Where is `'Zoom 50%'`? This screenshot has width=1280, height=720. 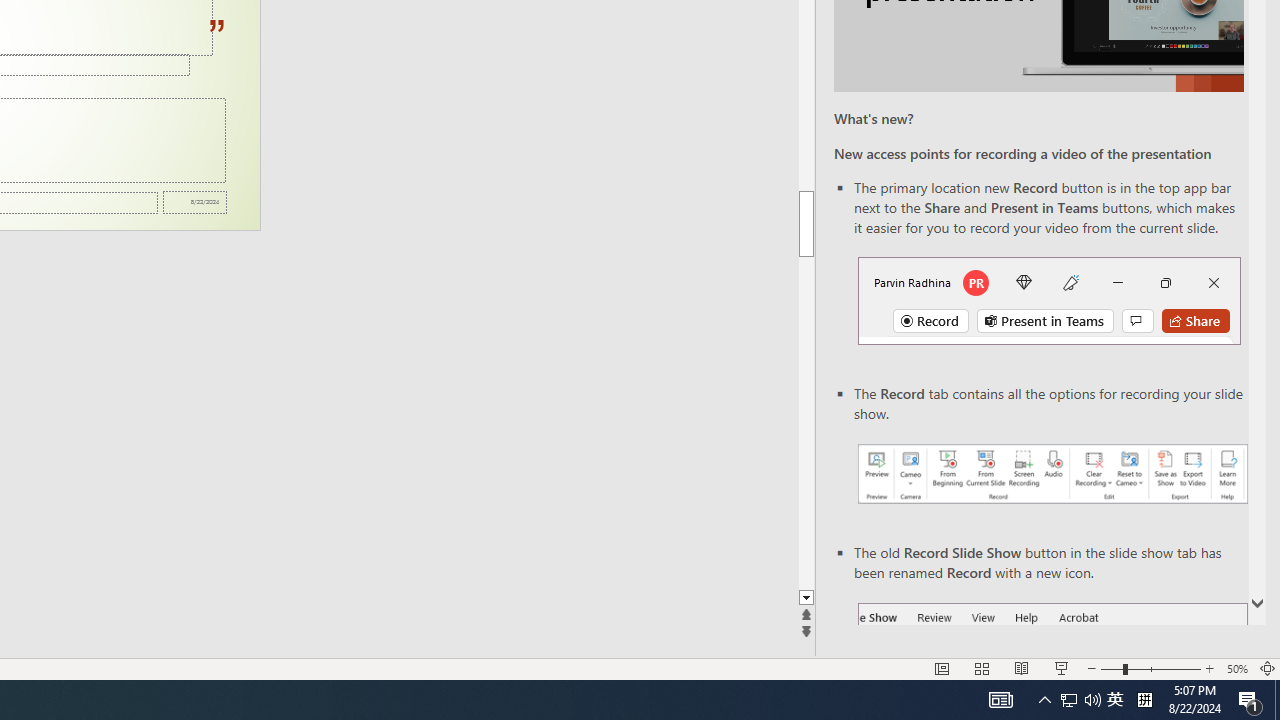 'Zoom 50%' is located at coordinates (1236, 669).